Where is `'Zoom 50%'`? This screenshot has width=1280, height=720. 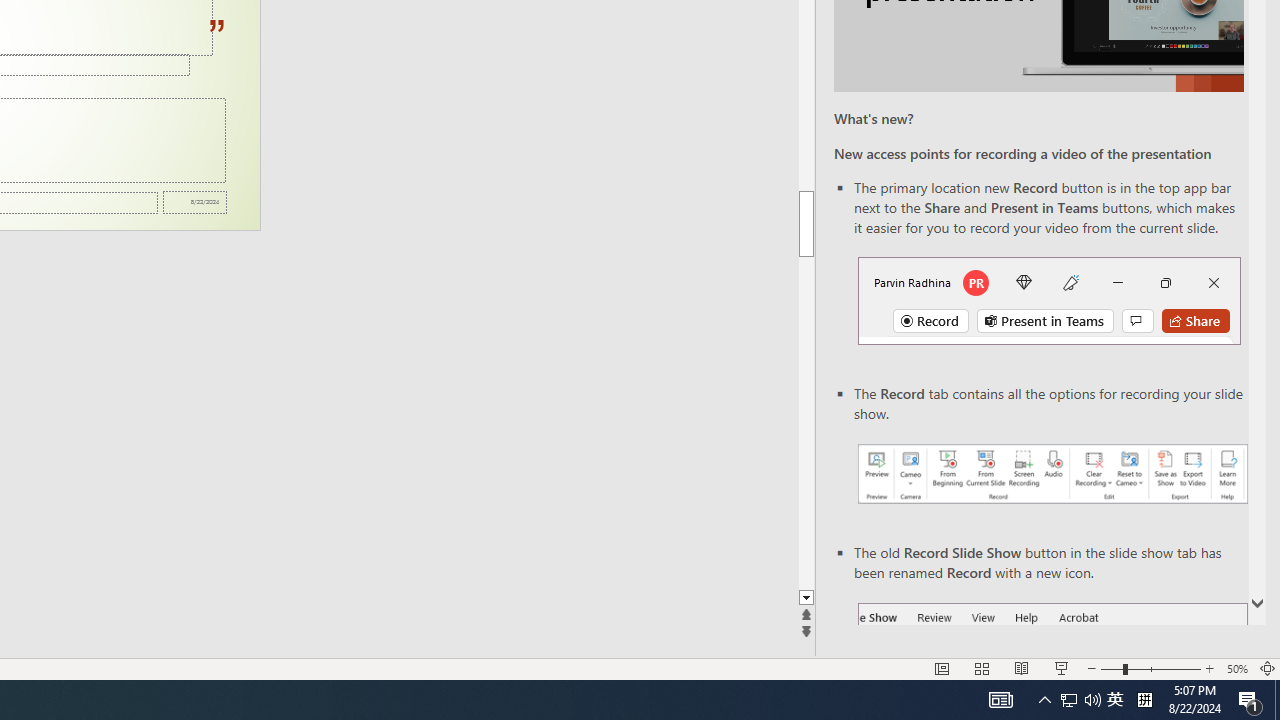 'Zoom 50%' is located at coordinates (1236, 669).